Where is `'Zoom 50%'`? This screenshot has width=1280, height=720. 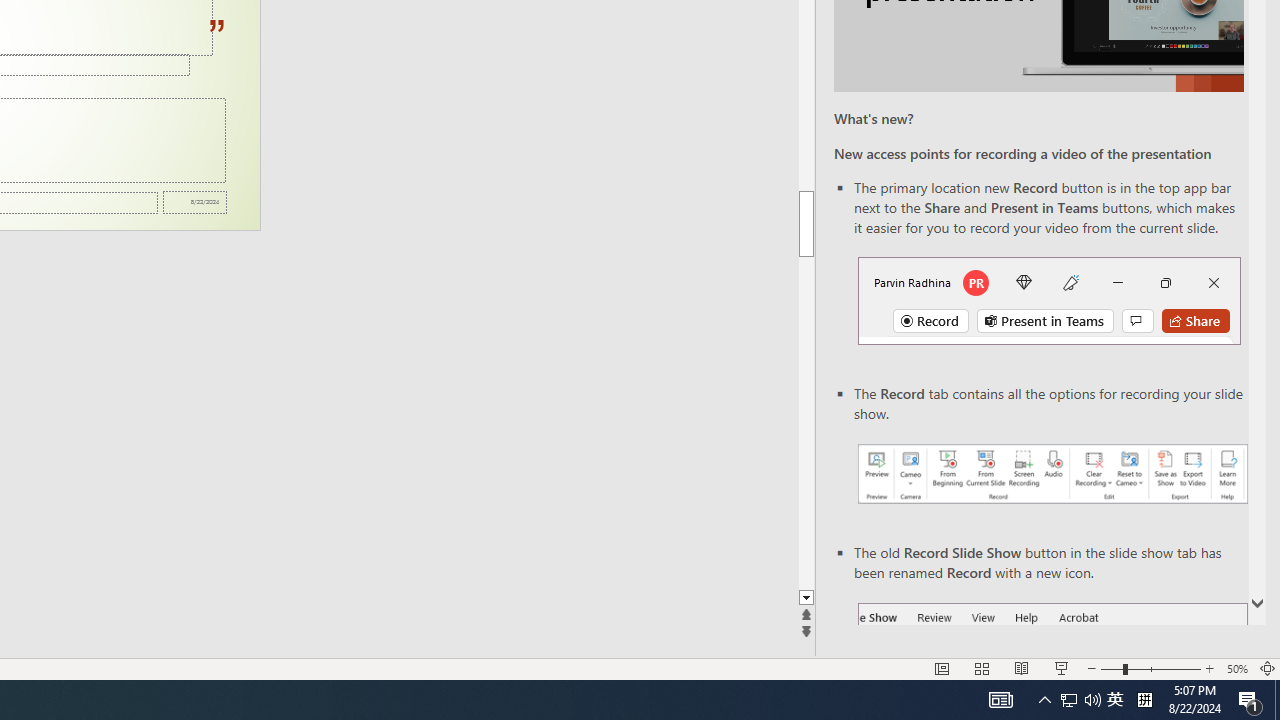 'Zoom 50%' is located at coordinates (1236, 669).